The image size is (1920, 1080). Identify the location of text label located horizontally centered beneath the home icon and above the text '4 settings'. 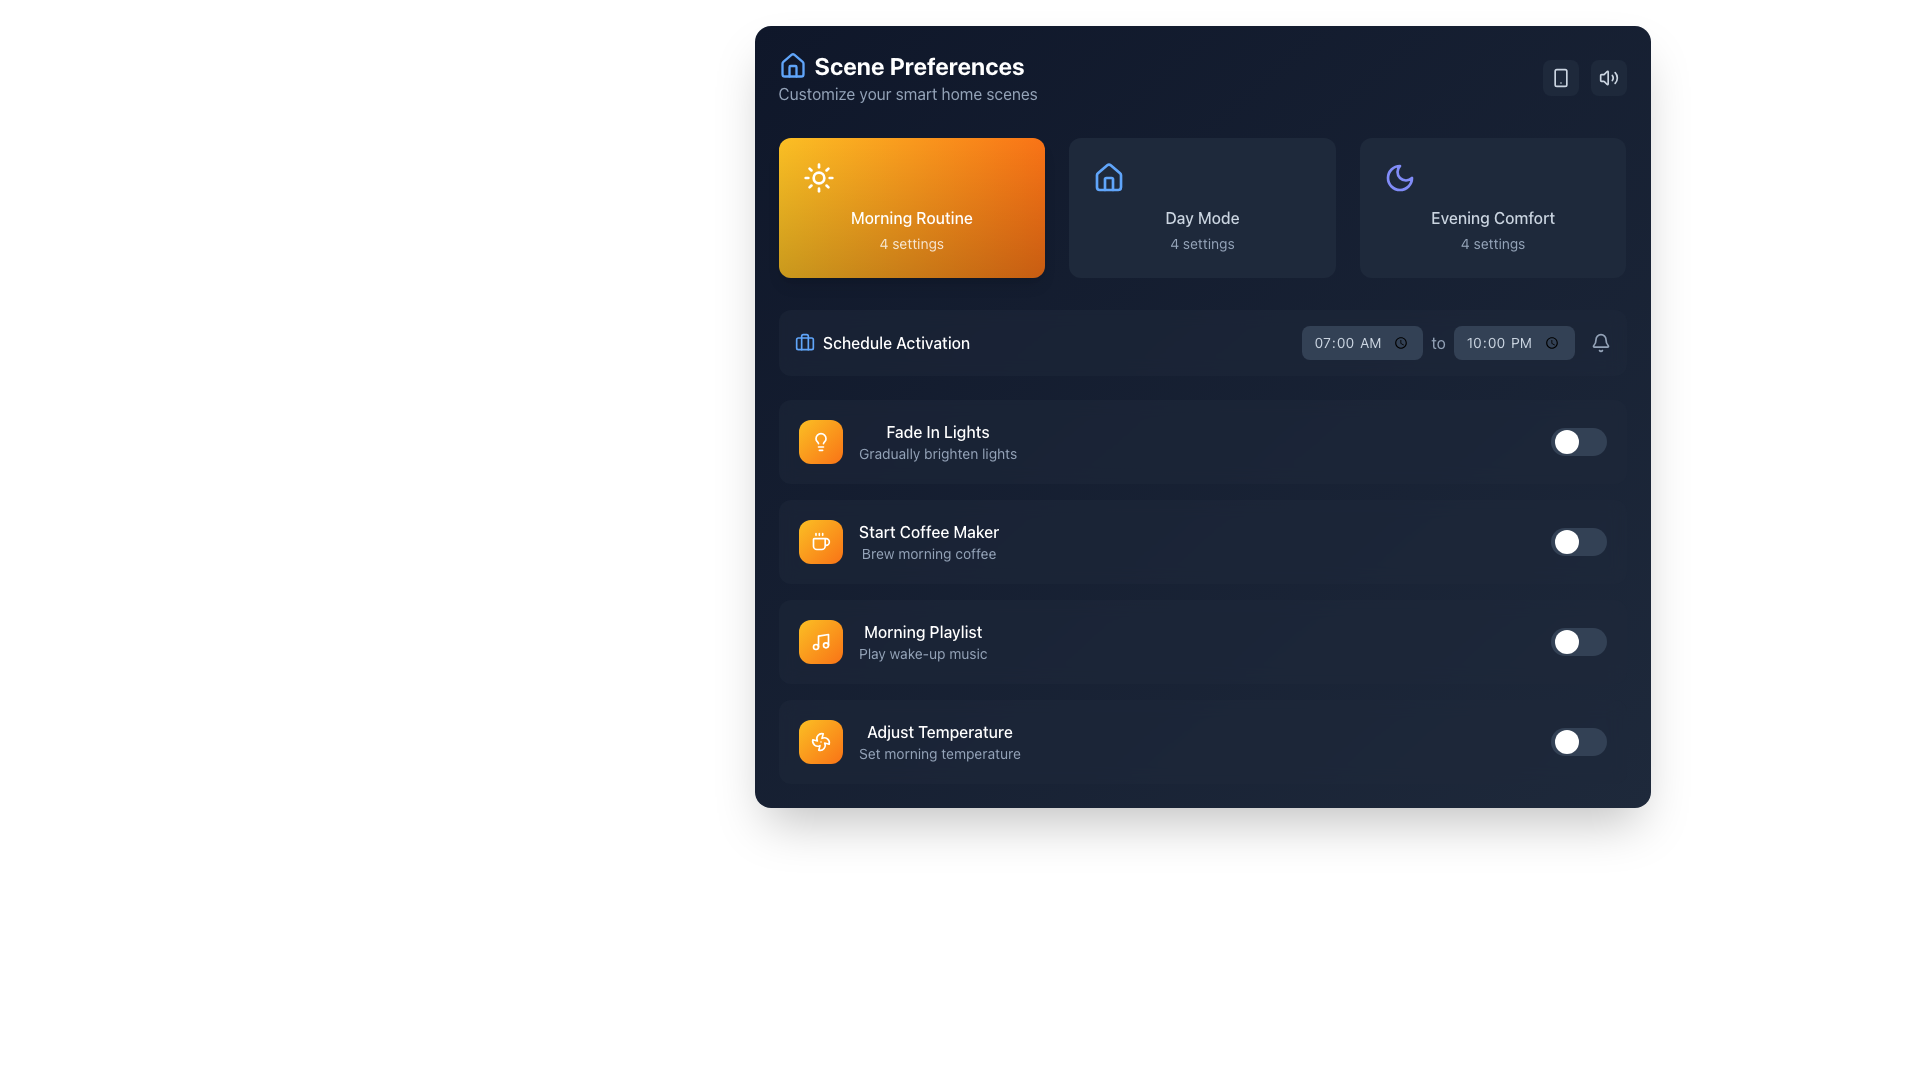
(1201, 218).